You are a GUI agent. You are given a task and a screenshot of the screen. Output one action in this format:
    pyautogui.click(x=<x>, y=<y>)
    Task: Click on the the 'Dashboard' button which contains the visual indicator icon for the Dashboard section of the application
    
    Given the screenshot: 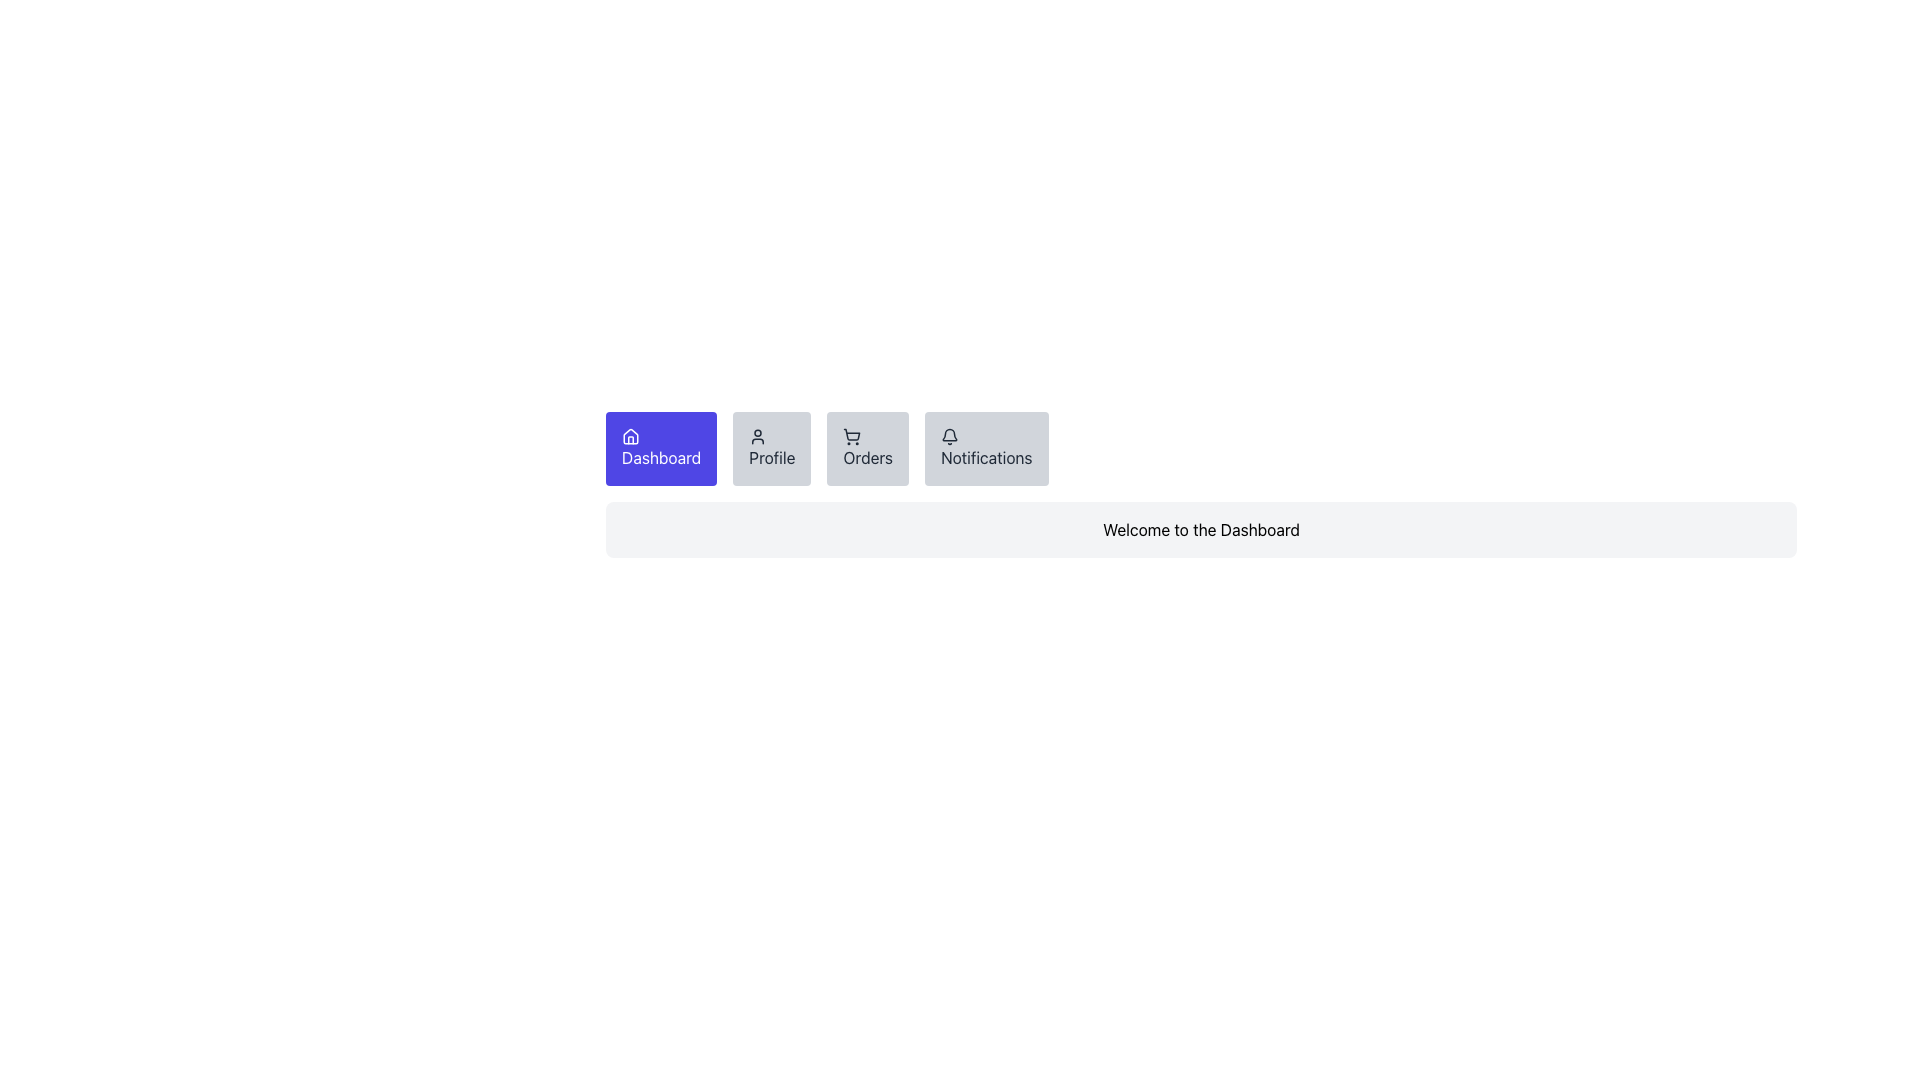 What is the action you would take?
    pyautogui.click(x=629, y=435)
    